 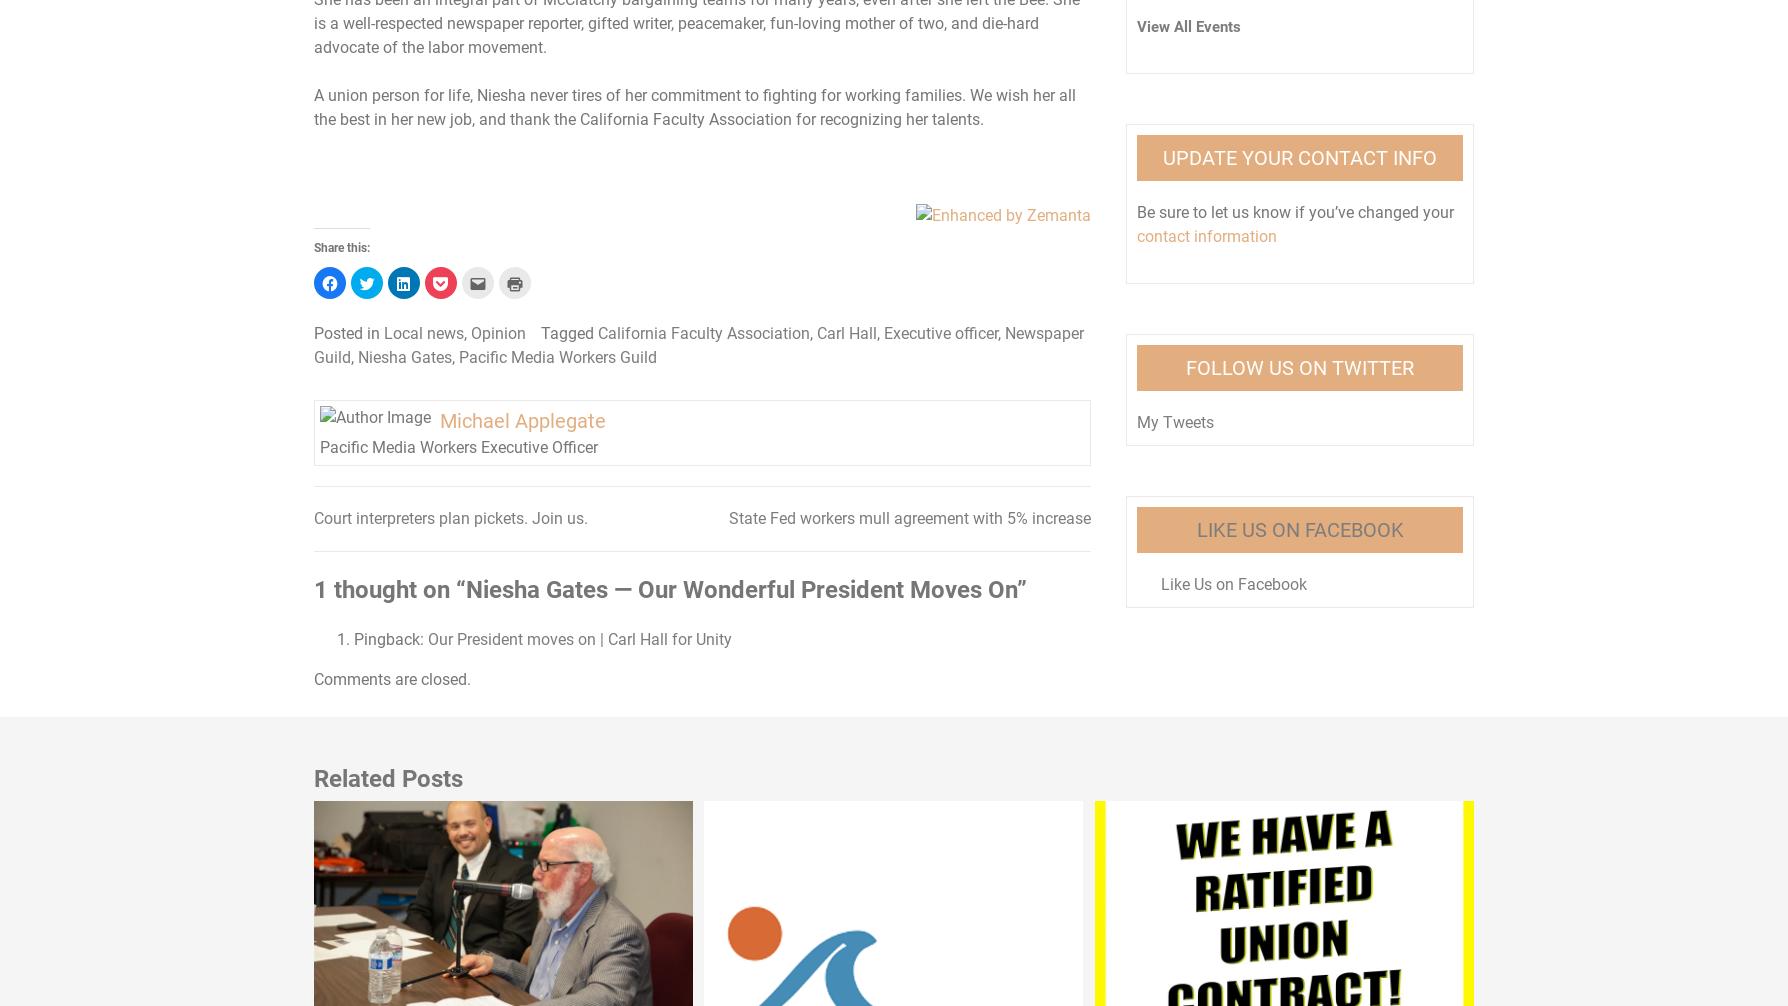 I want to click on 'Posted in', so click(x=348, y=332).